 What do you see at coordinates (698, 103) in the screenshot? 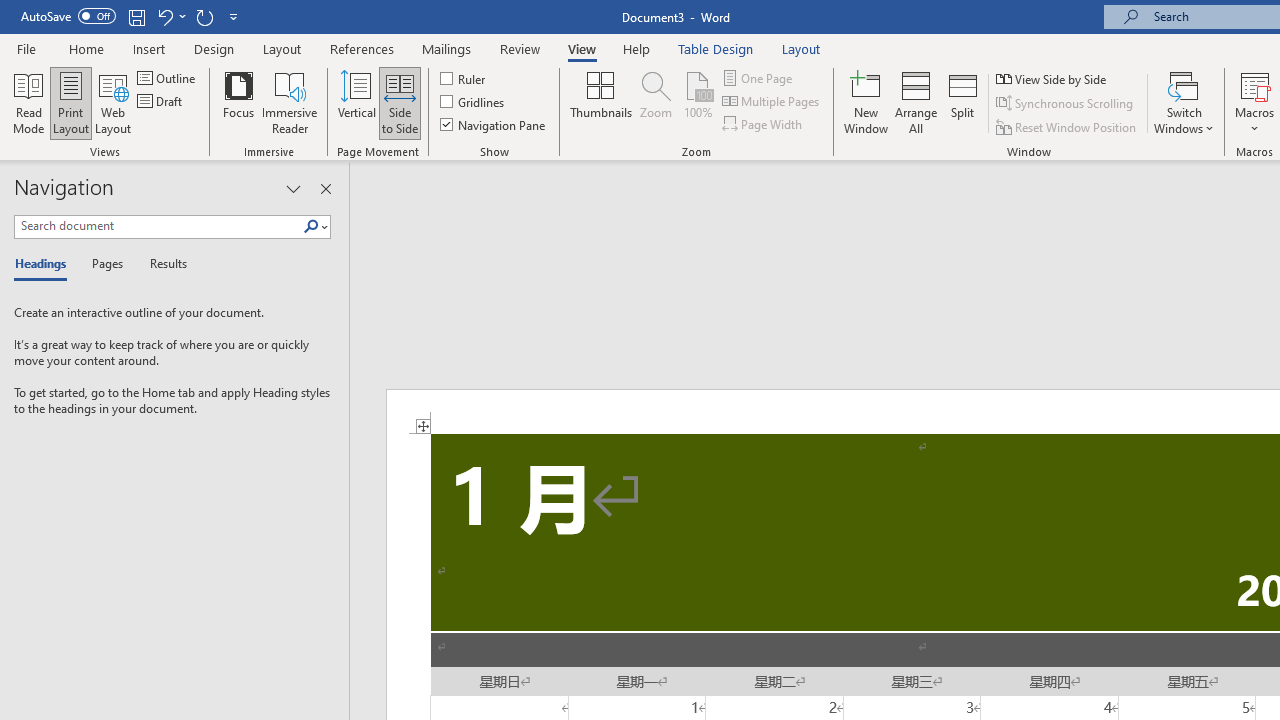
I see `'100%'` at bounding box center [698, 103].